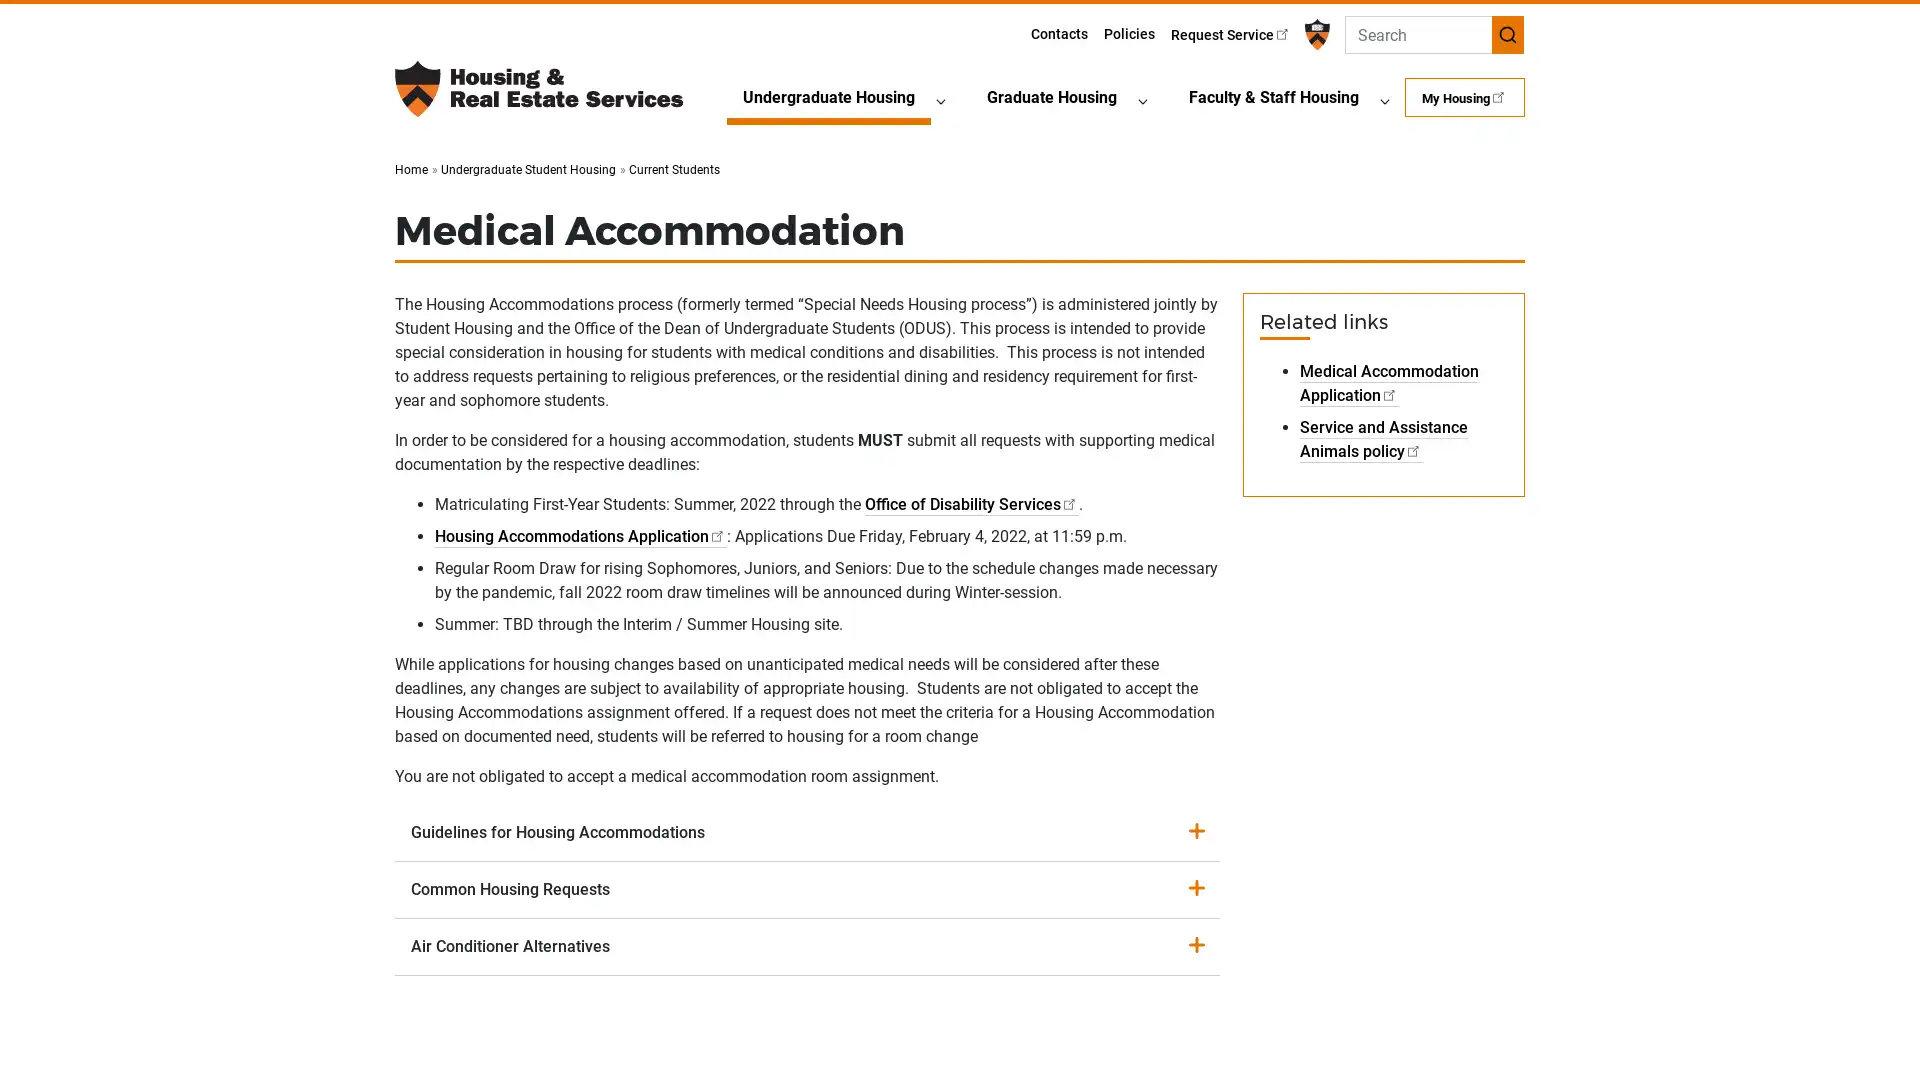 The height and width of the screenshot is (1080, 1920). What do you see at coordinates (806, 946) in the screenshot?
I see `Air Conditioner Alternatives` at bounding box center [806, 946].